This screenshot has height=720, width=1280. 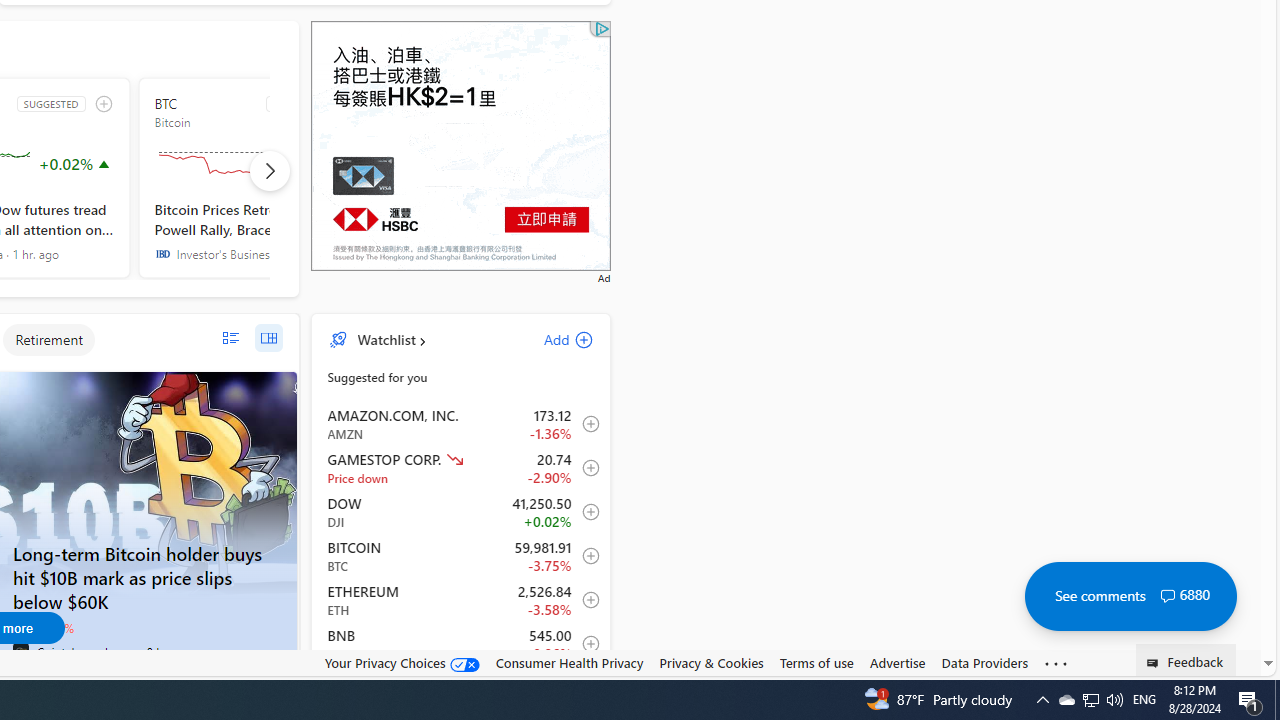 I want to click on 'Advertise', so click(x=896, y=663).